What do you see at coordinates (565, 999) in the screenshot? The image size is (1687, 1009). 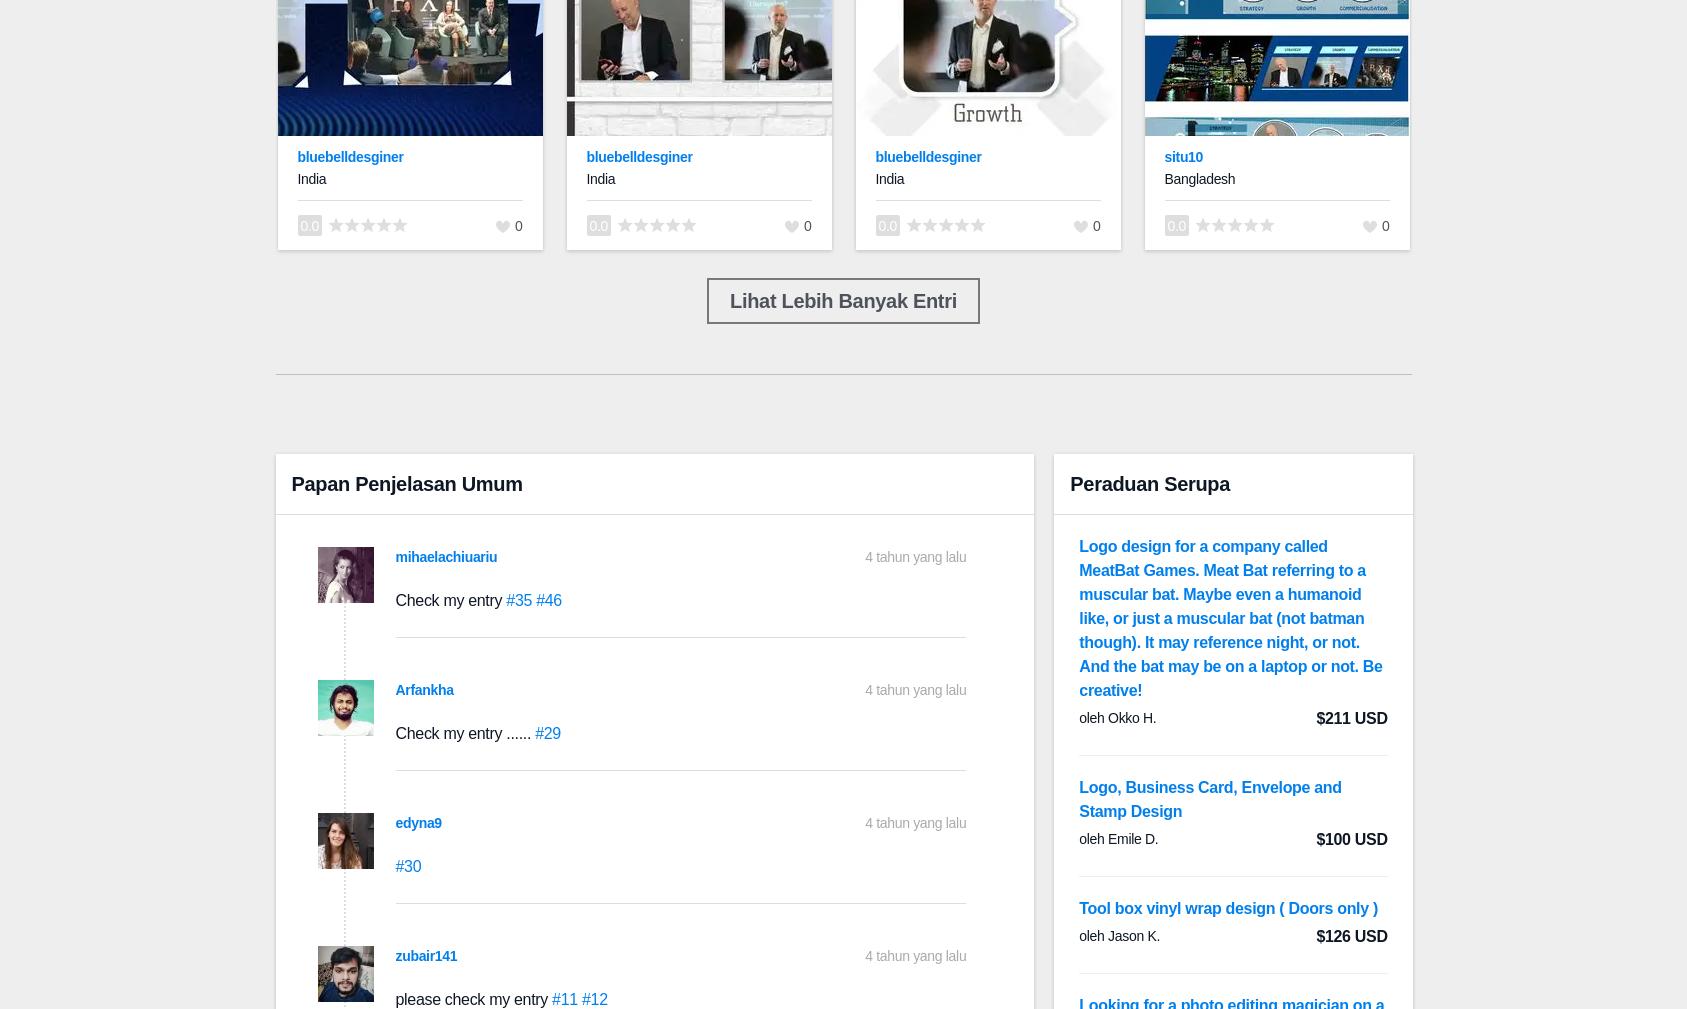 I see `'#11'` at bounding box center [565, 999].